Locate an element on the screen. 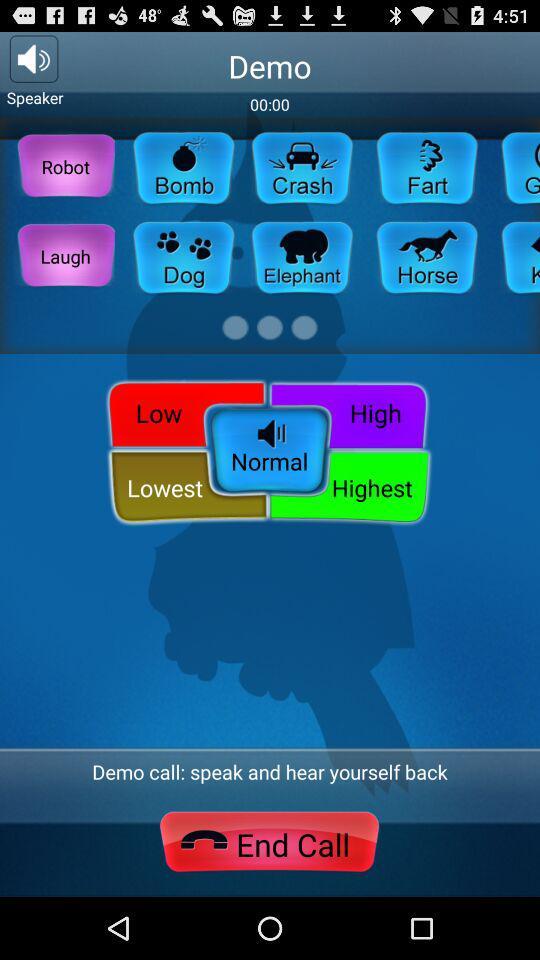  icon above the demo call speak item is located at coordinates (348, 486).